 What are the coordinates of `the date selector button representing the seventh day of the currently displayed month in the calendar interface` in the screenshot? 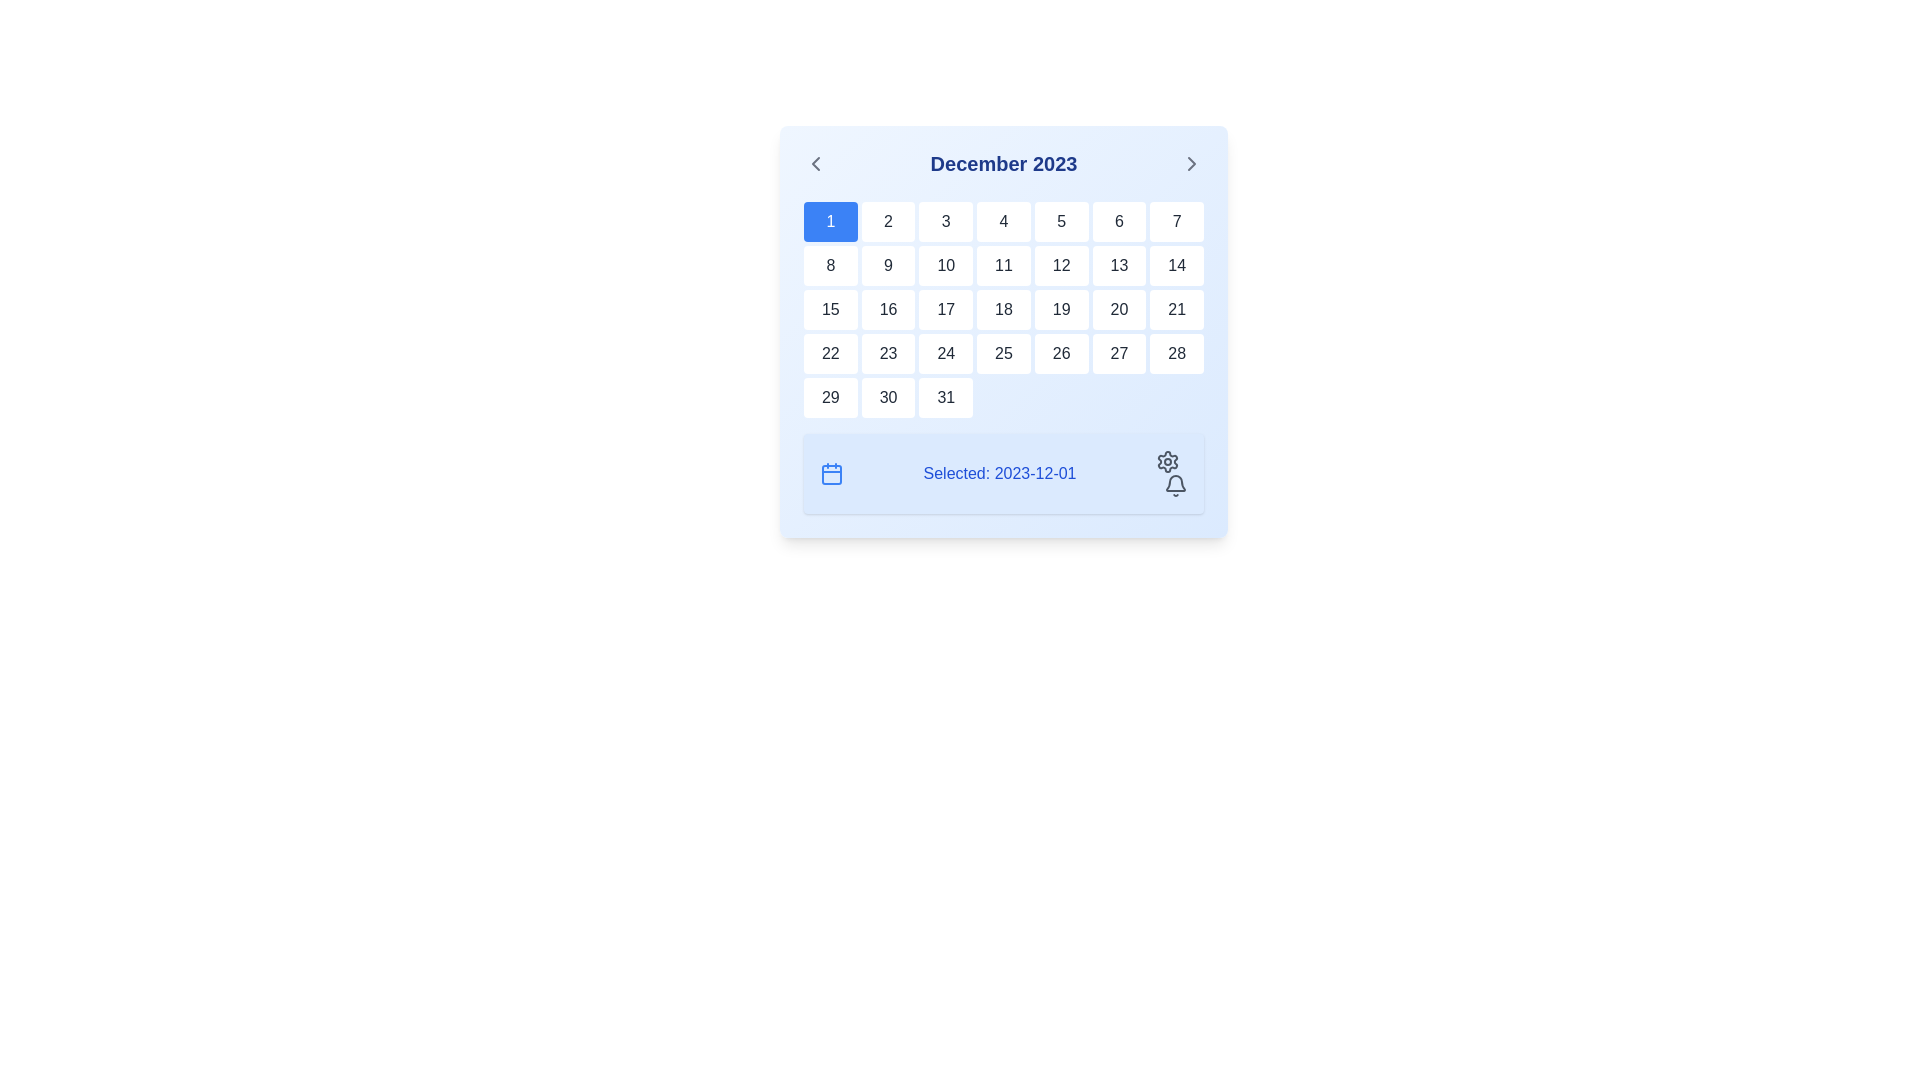 It's located at (1177, 222).